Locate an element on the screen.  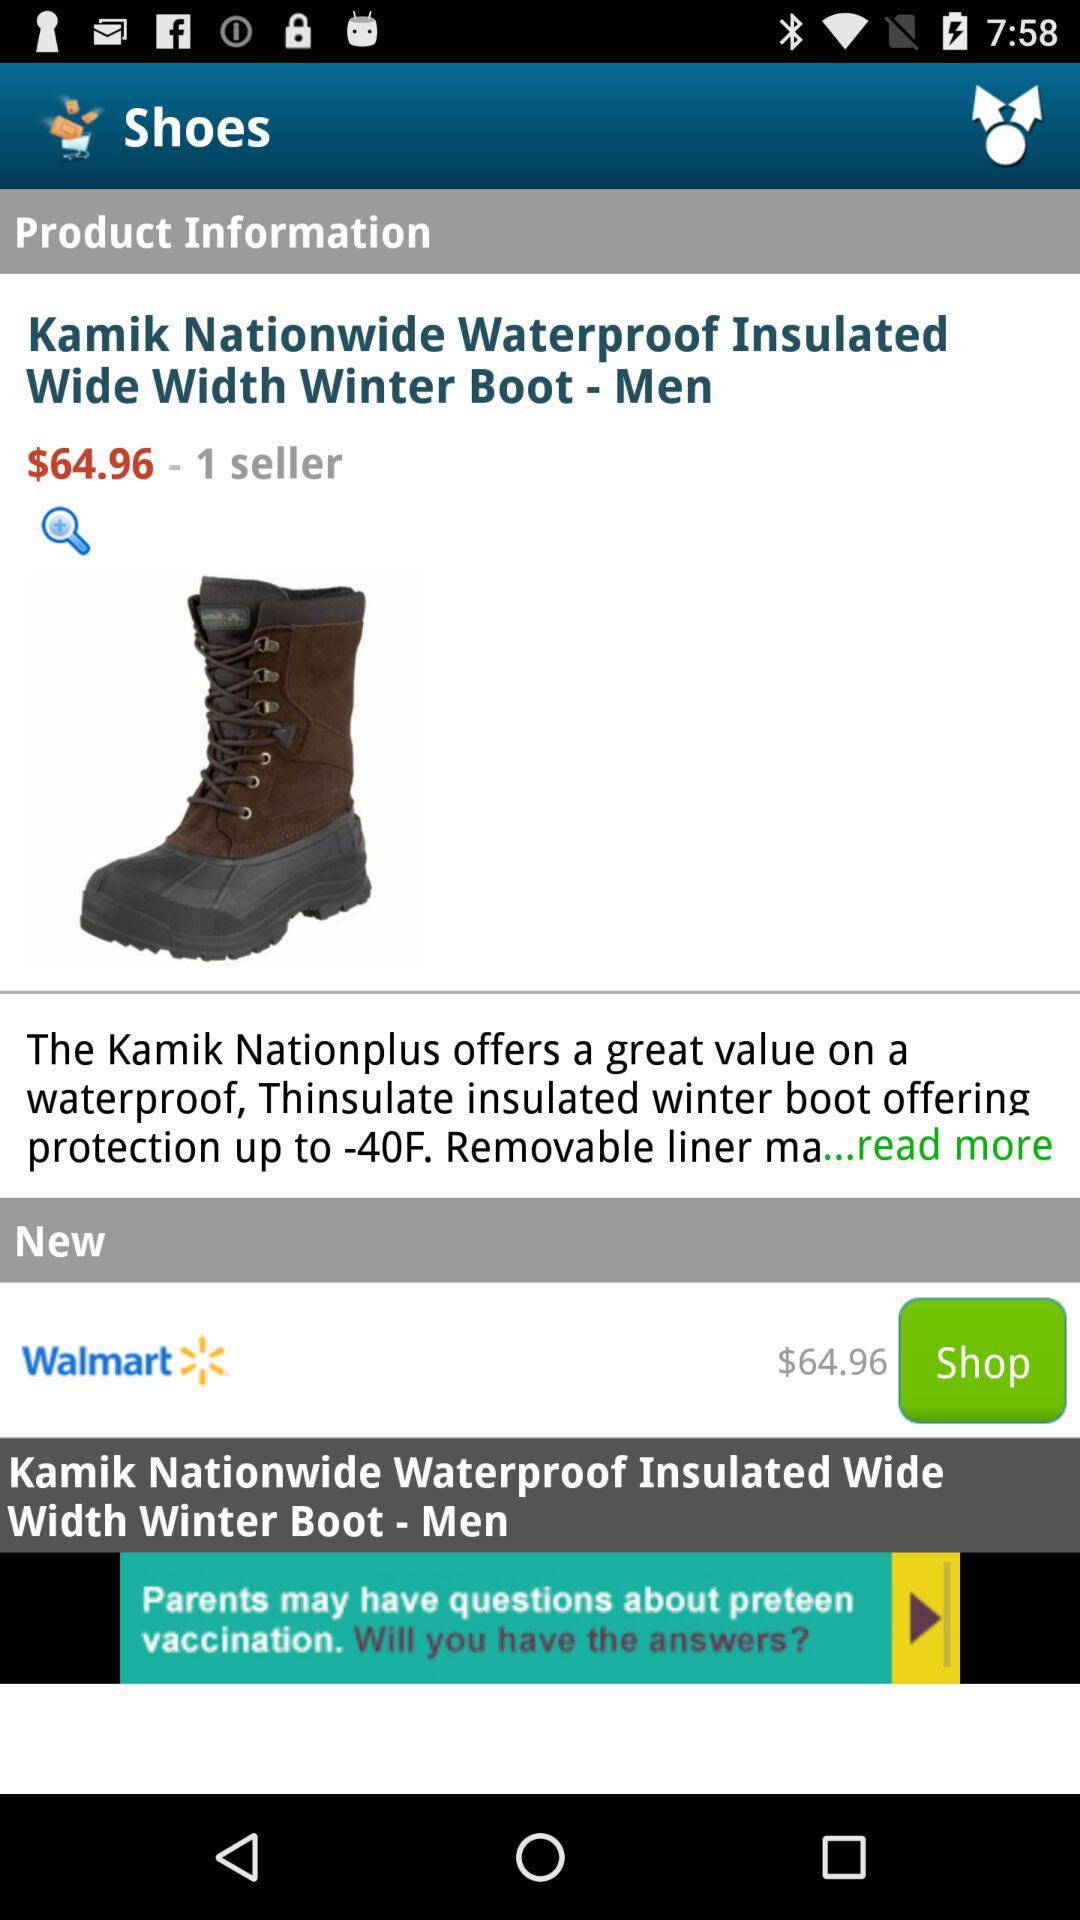
image magnifier is located at coordinates (64, 531).